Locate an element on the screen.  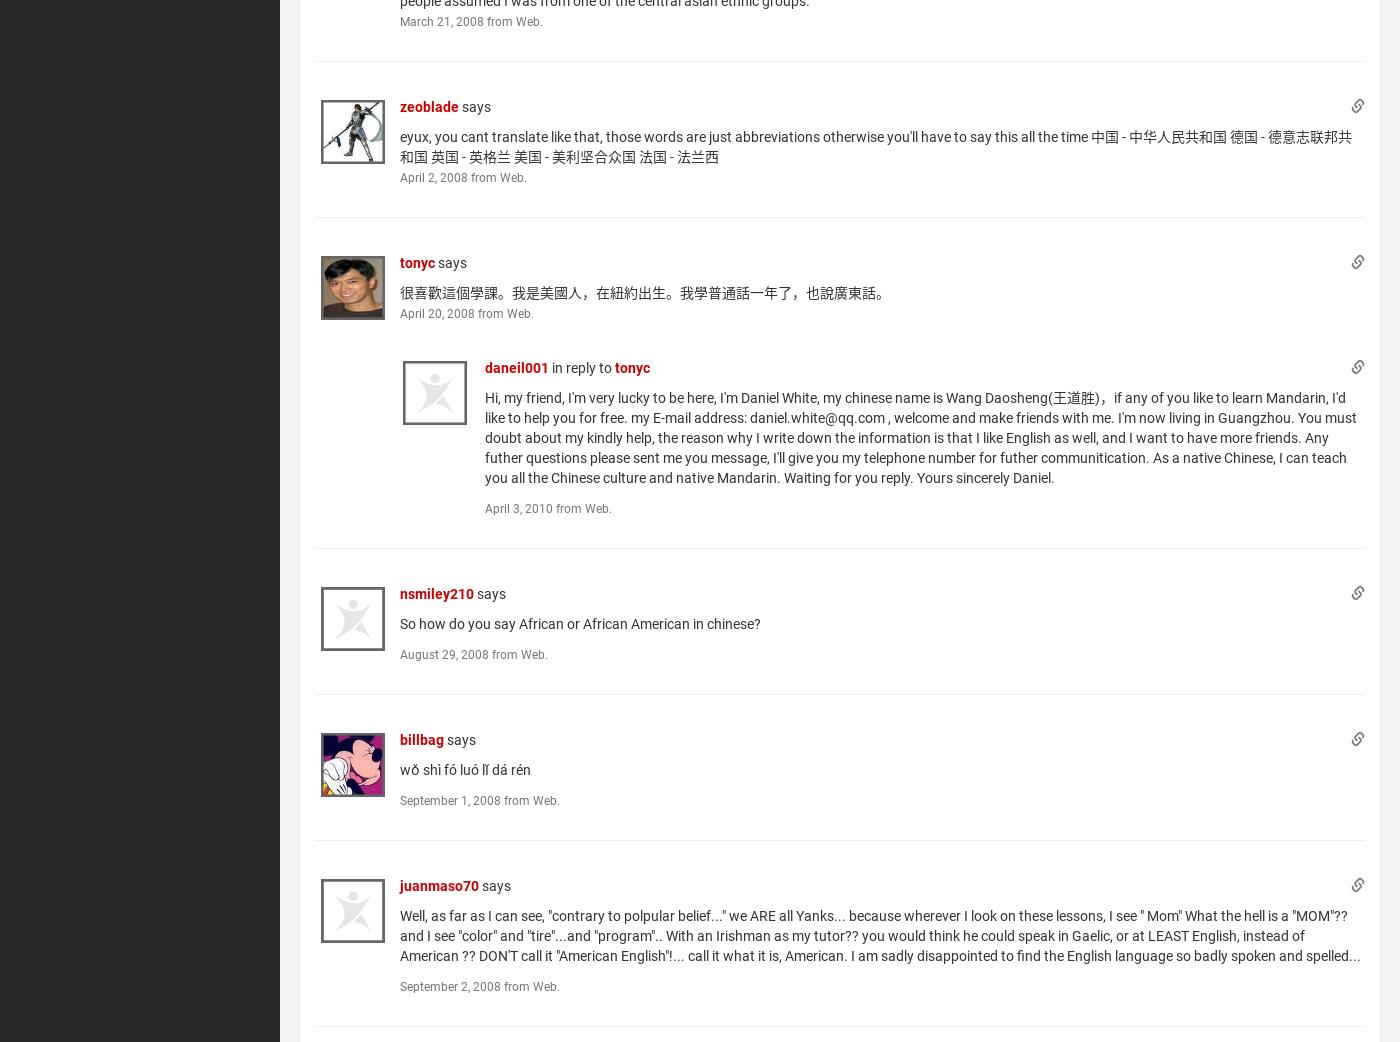
'August 29, 2008 from Web.' is located at coordinates (474, 653).